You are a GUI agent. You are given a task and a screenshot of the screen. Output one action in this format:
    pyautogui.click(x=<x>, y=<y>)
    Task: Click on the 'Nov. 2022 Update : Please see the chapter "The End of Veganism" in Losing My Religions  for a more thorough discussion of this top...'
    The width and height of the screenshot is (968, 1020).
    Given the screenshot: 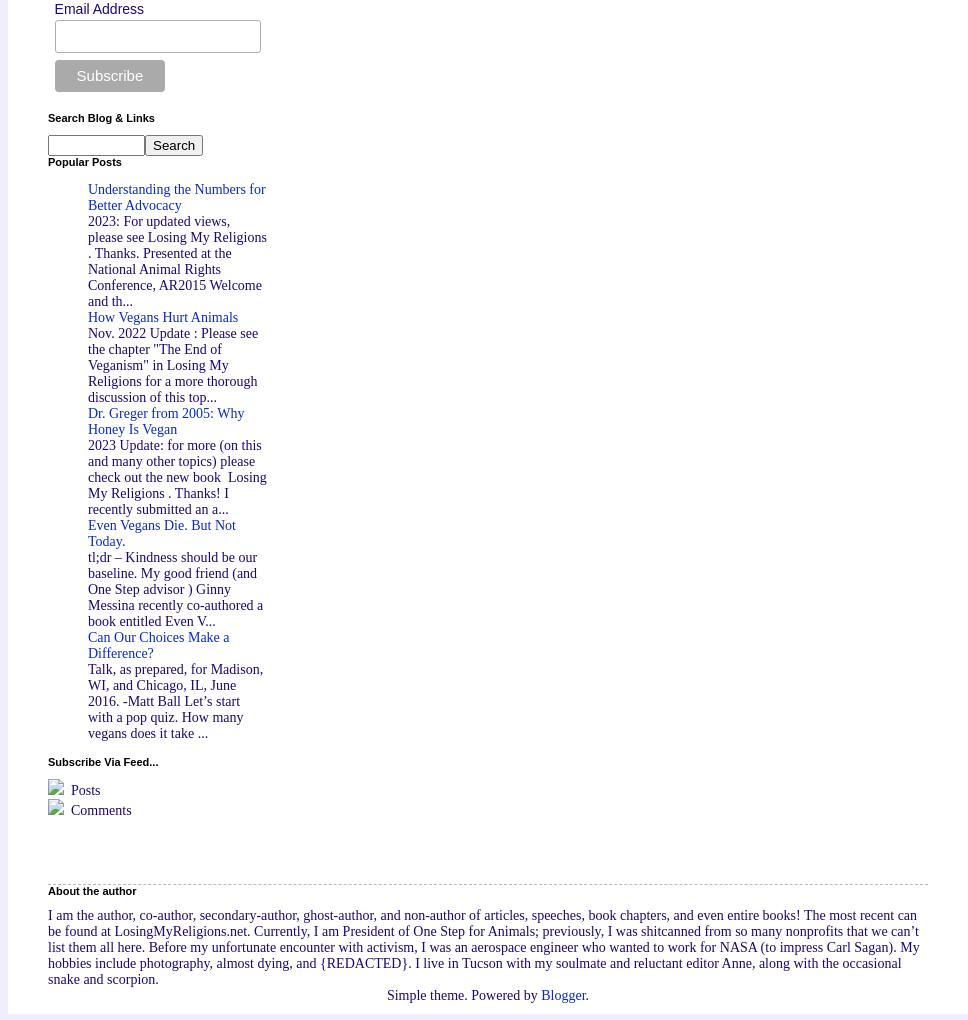 What is the action you would take?
    pyautogui.click(x=87, y=363)
    